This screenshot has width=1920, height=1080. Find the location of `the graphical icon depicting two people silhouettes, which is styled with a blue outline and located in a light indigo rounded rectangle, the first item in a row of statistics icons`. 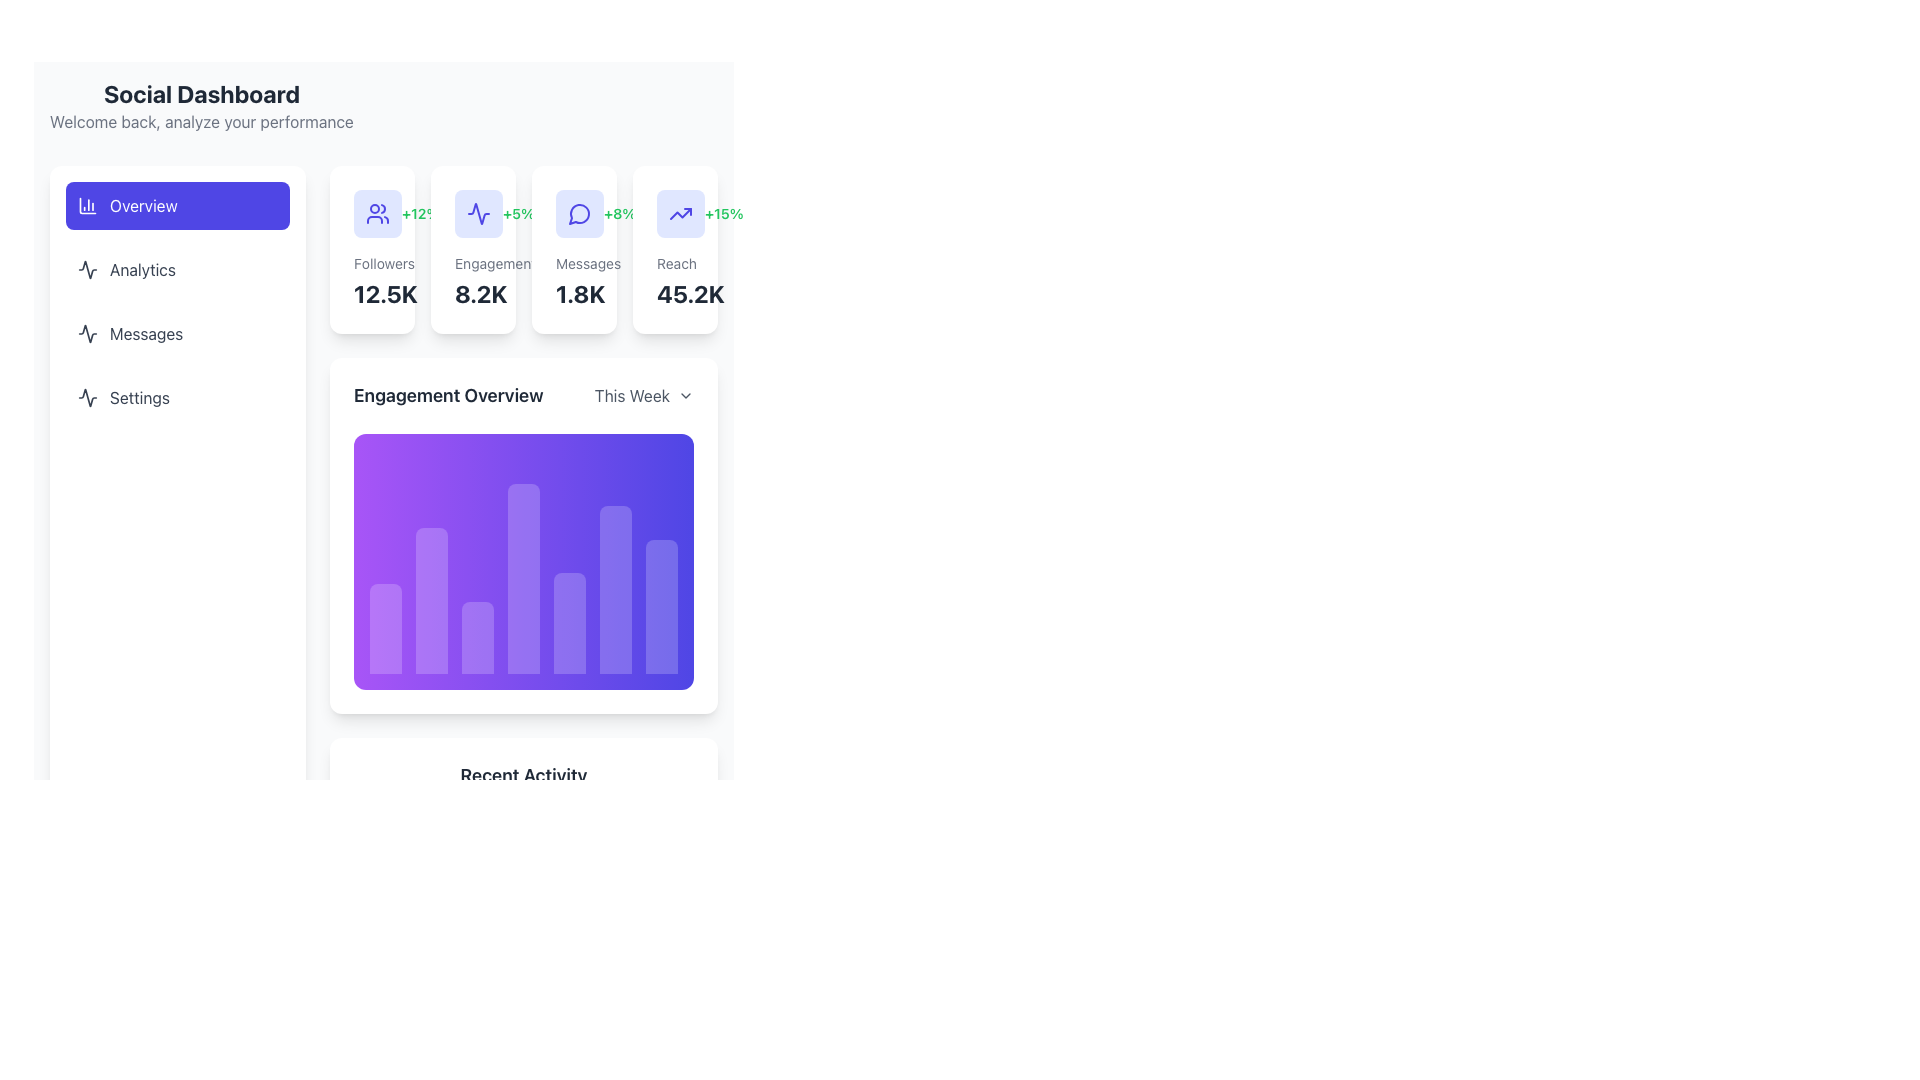

the graphical icon depicting two people silhouettes, which is styled with a blue outline and located in a light indigo rounded rectangle, the first item in a row of statistics icons is located at coordinates (372, 213).